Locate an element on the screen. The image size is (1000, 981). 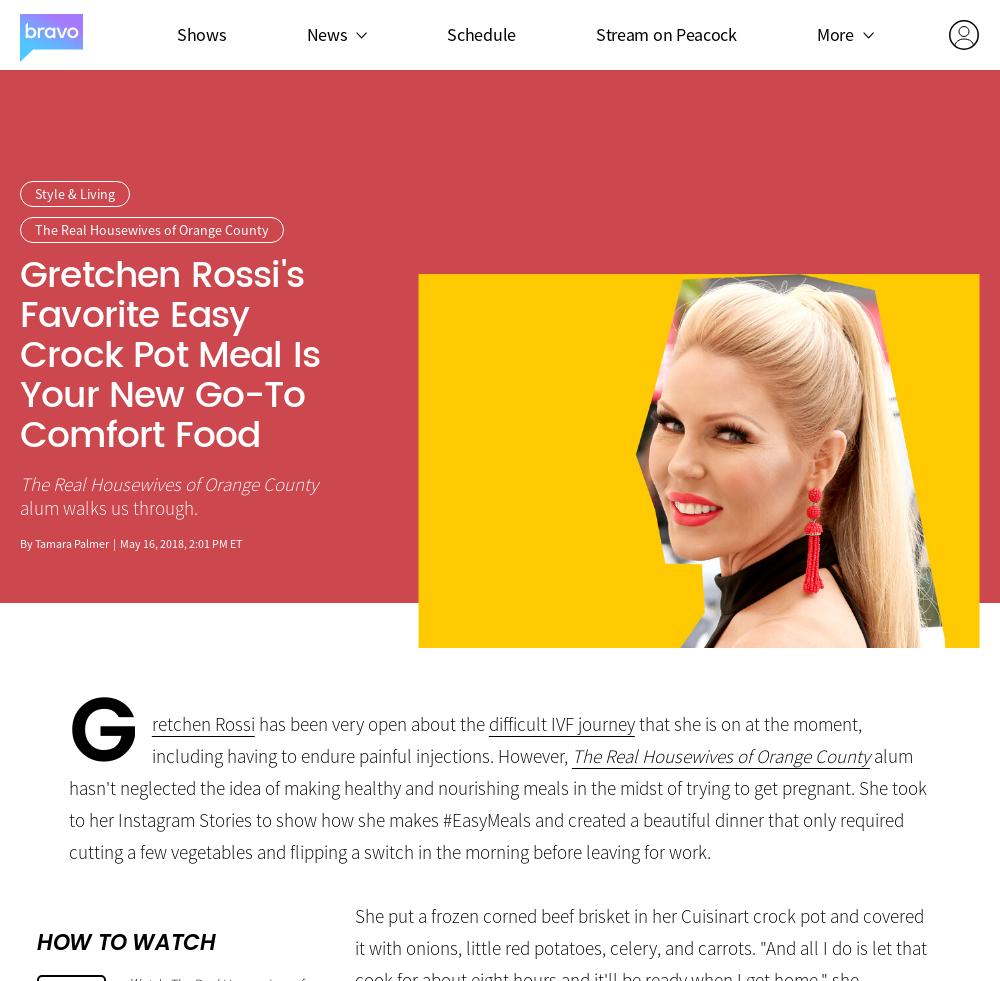
'Shows' is located at coordinates (200, 32).